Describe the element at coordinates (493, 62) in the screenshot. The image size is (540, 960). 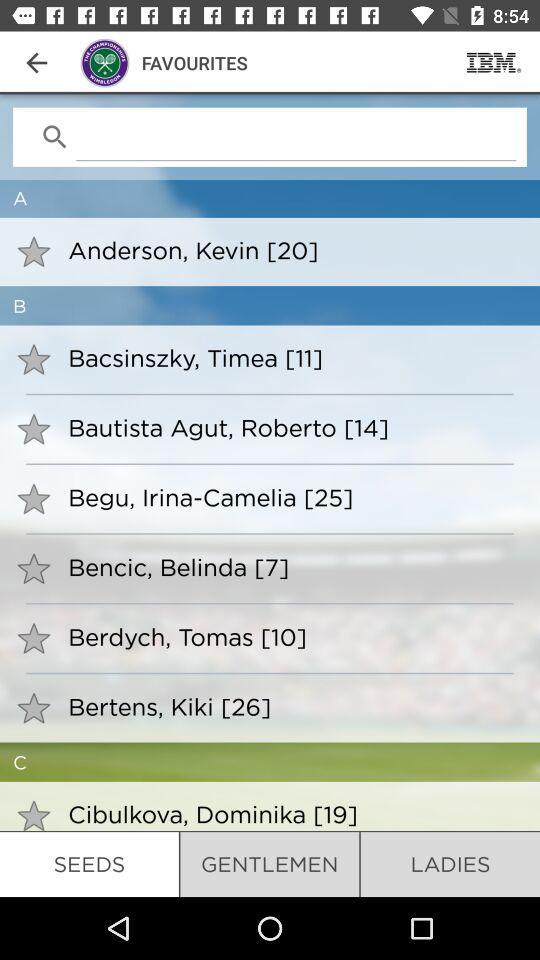
I see `icon to the right of favourites app` at that location.